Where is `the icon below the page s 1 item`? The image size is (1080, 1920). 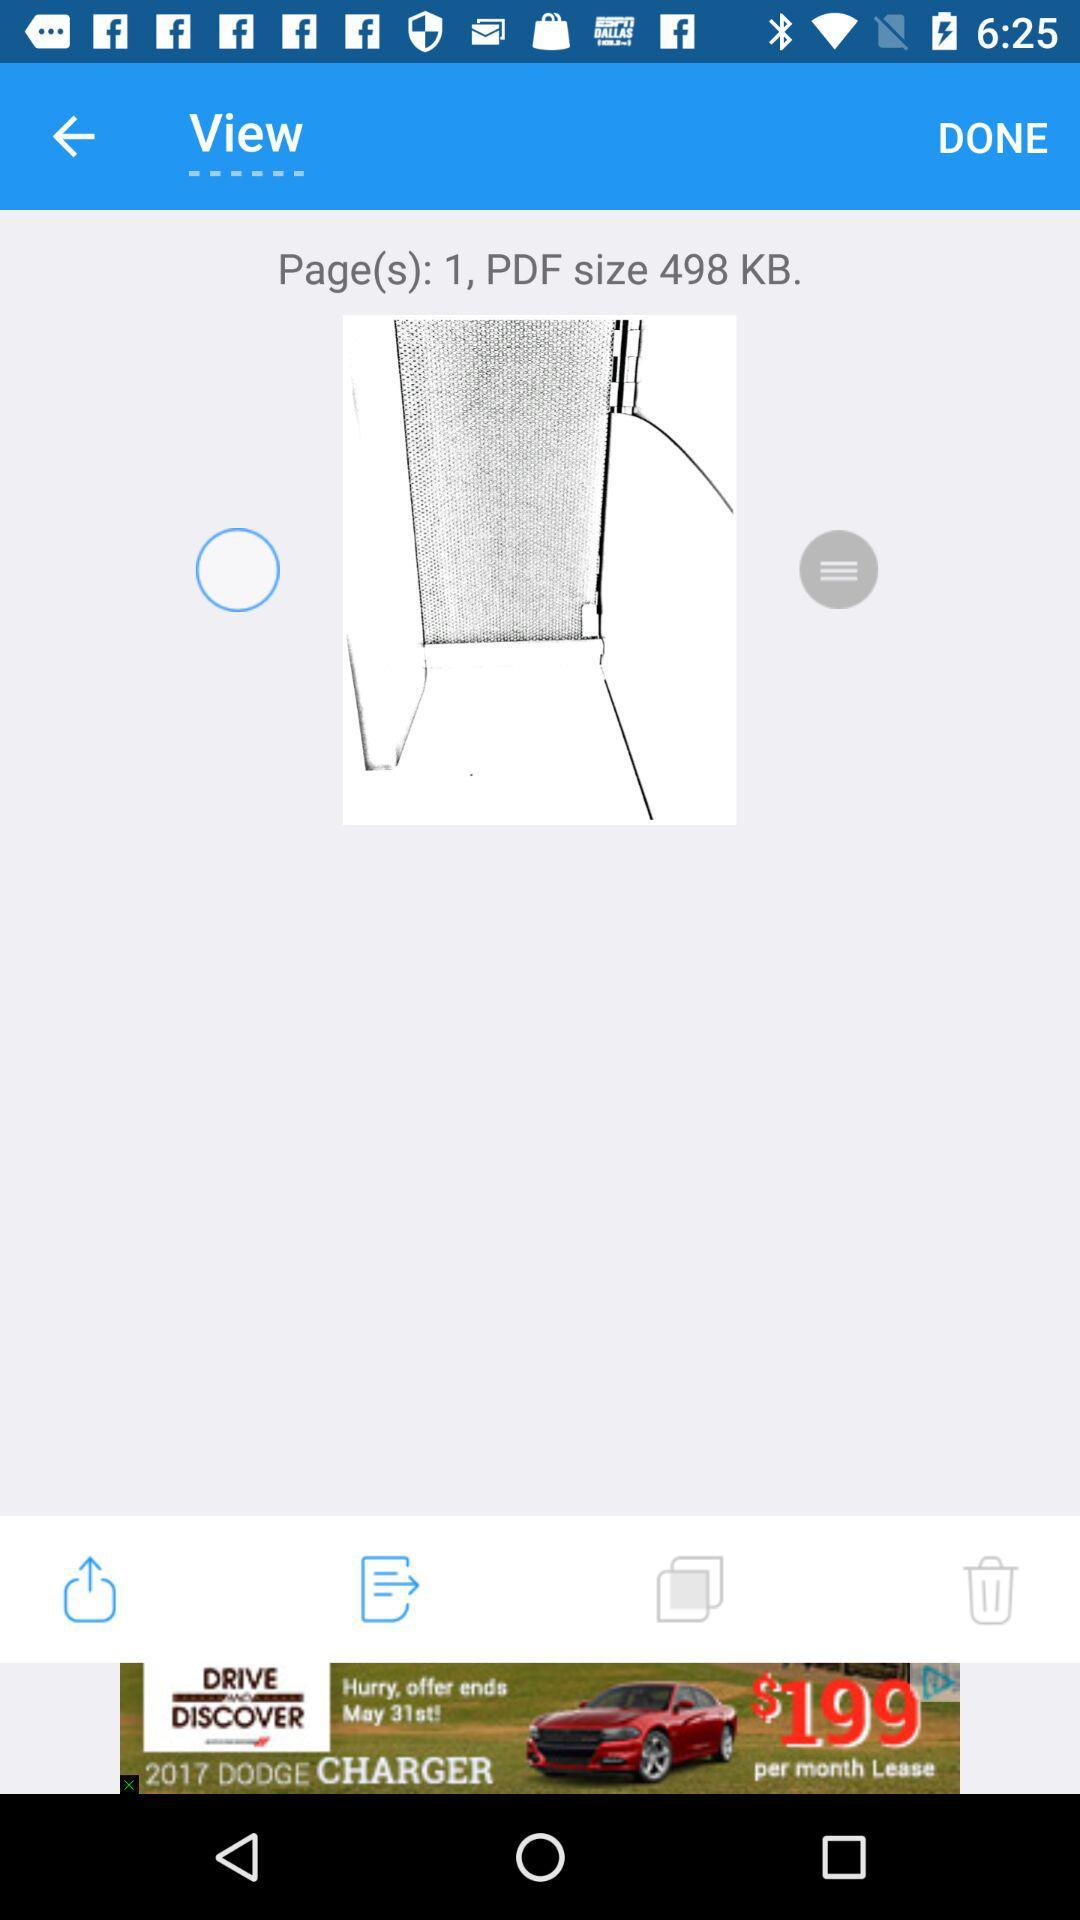 the icon below the page s 1 item is located at coordinates (88, 1588).